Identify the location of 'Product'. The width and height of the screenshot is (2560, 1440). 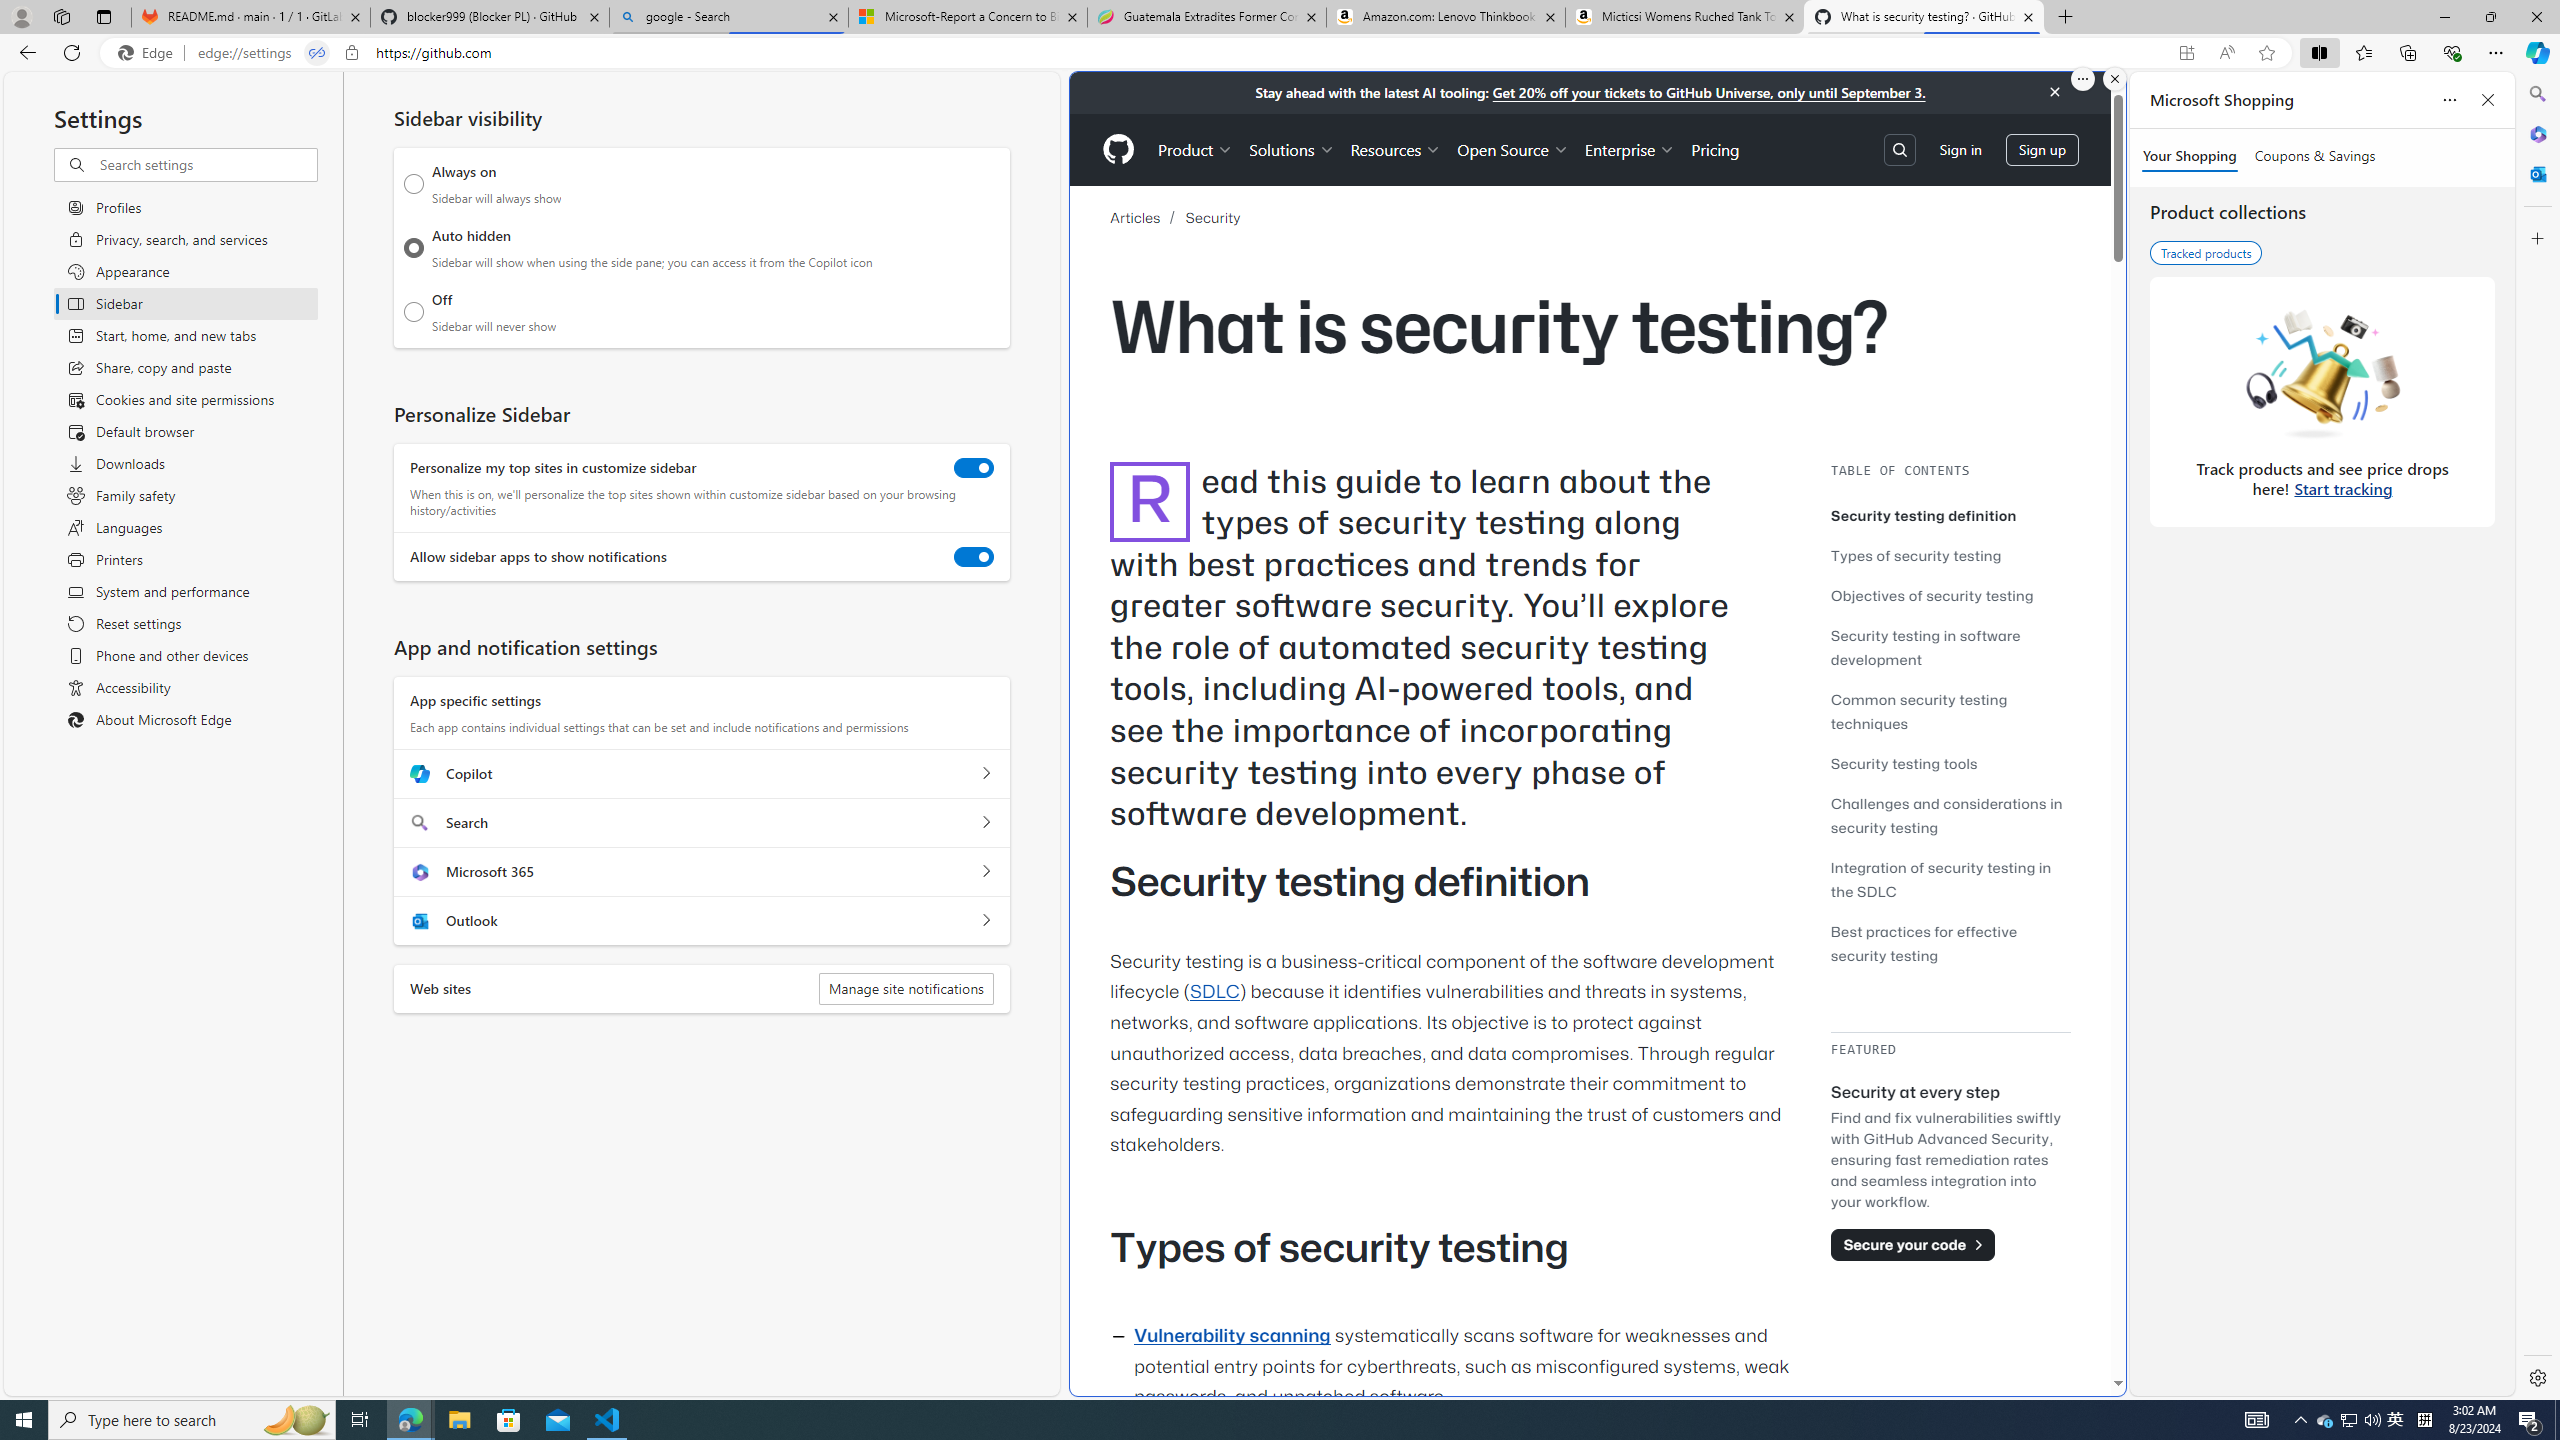
(1194, 149).